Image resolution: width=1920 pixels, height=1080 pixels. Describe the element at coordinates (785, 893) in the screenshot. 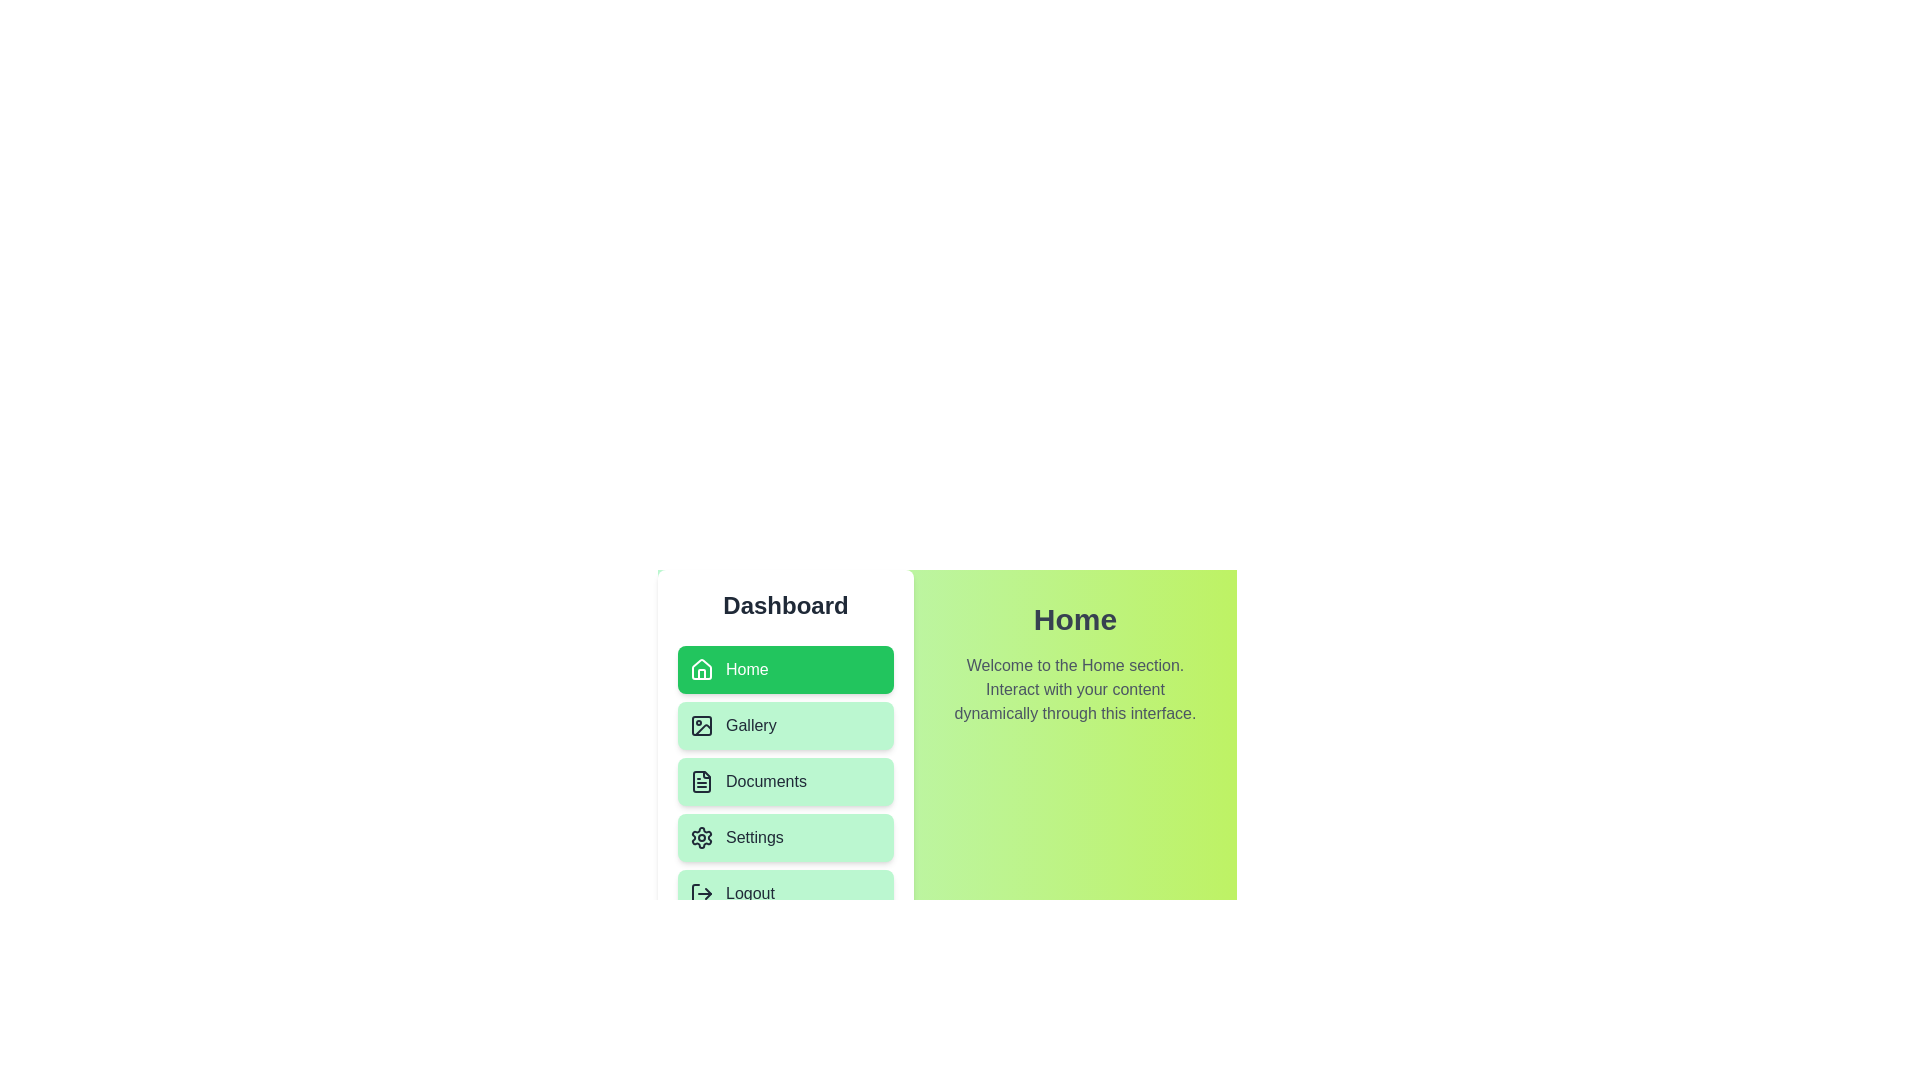

I see `the menu item corresponding to Logout` at that location.